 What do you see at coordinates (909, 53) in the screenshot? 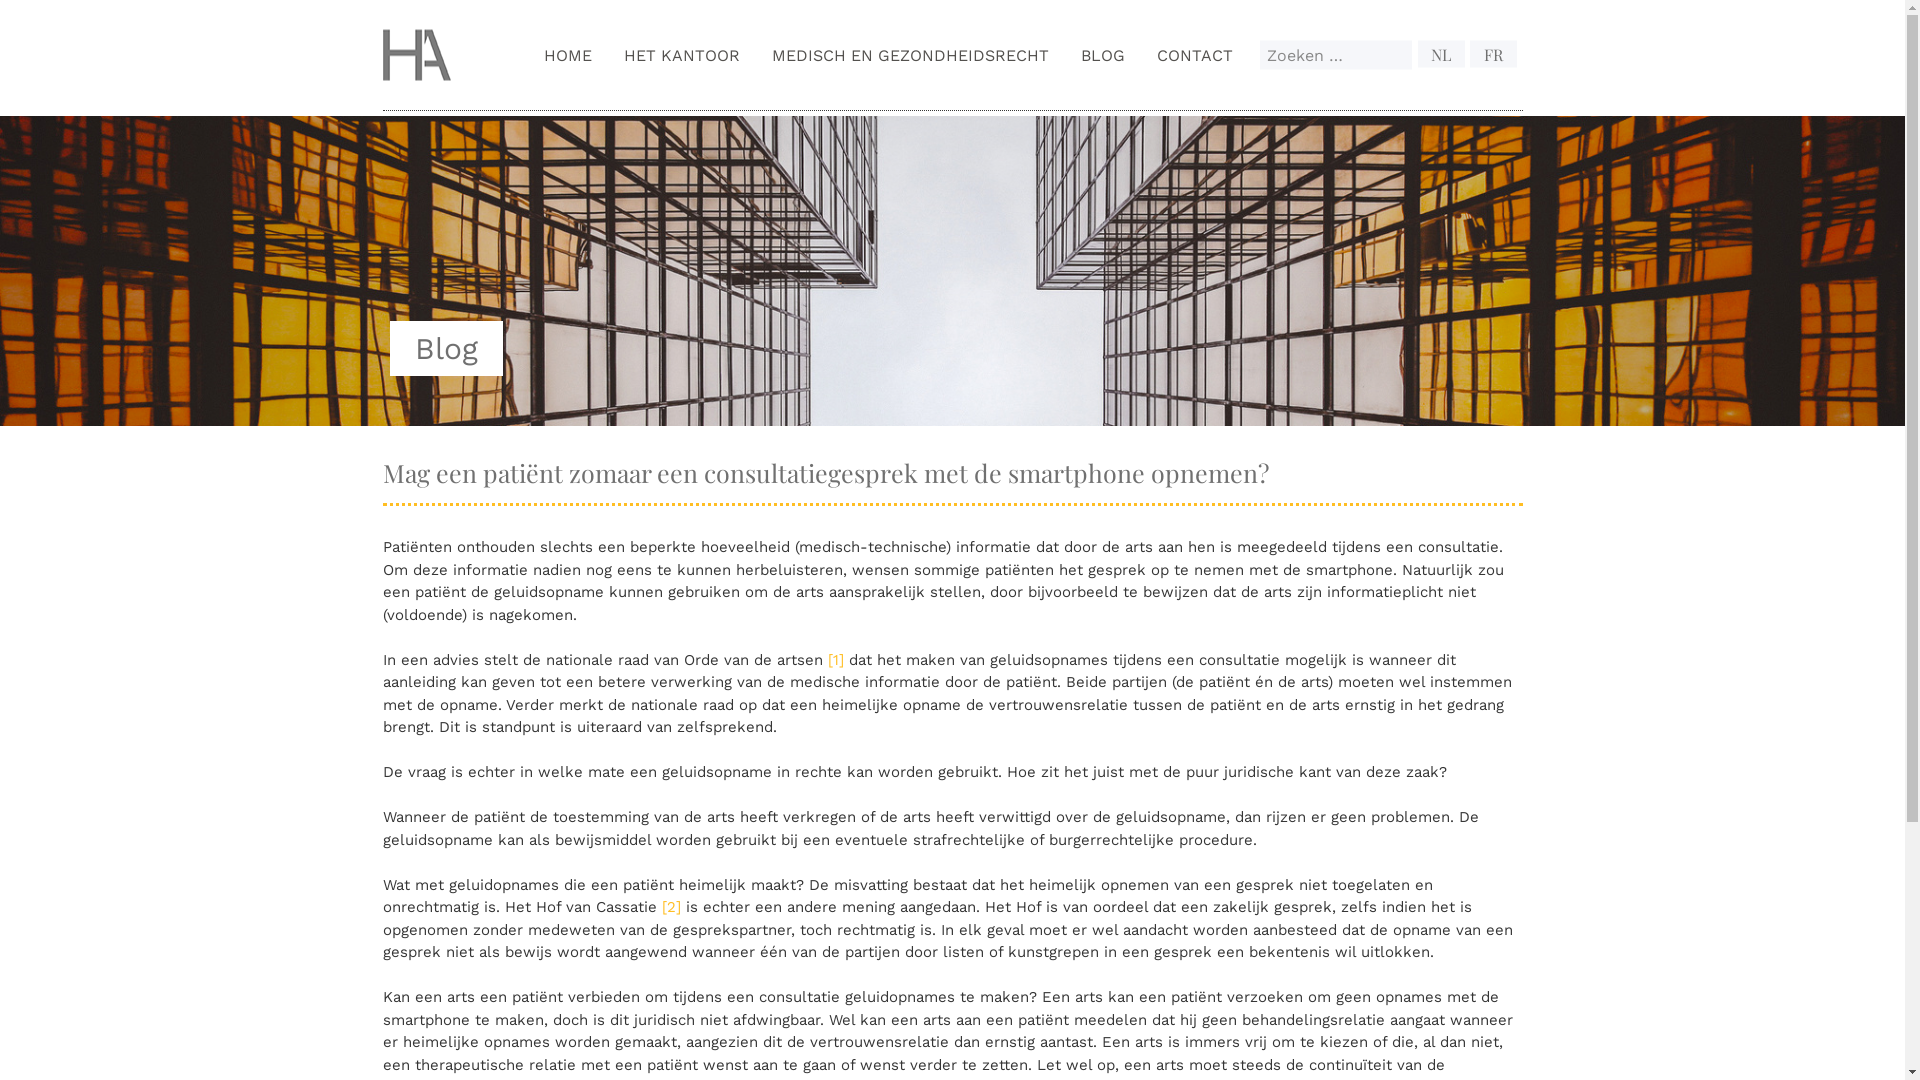
I see `'MEDISCH EN GEZONDHEIDSRECHT'` at bounding box center [909, 53].